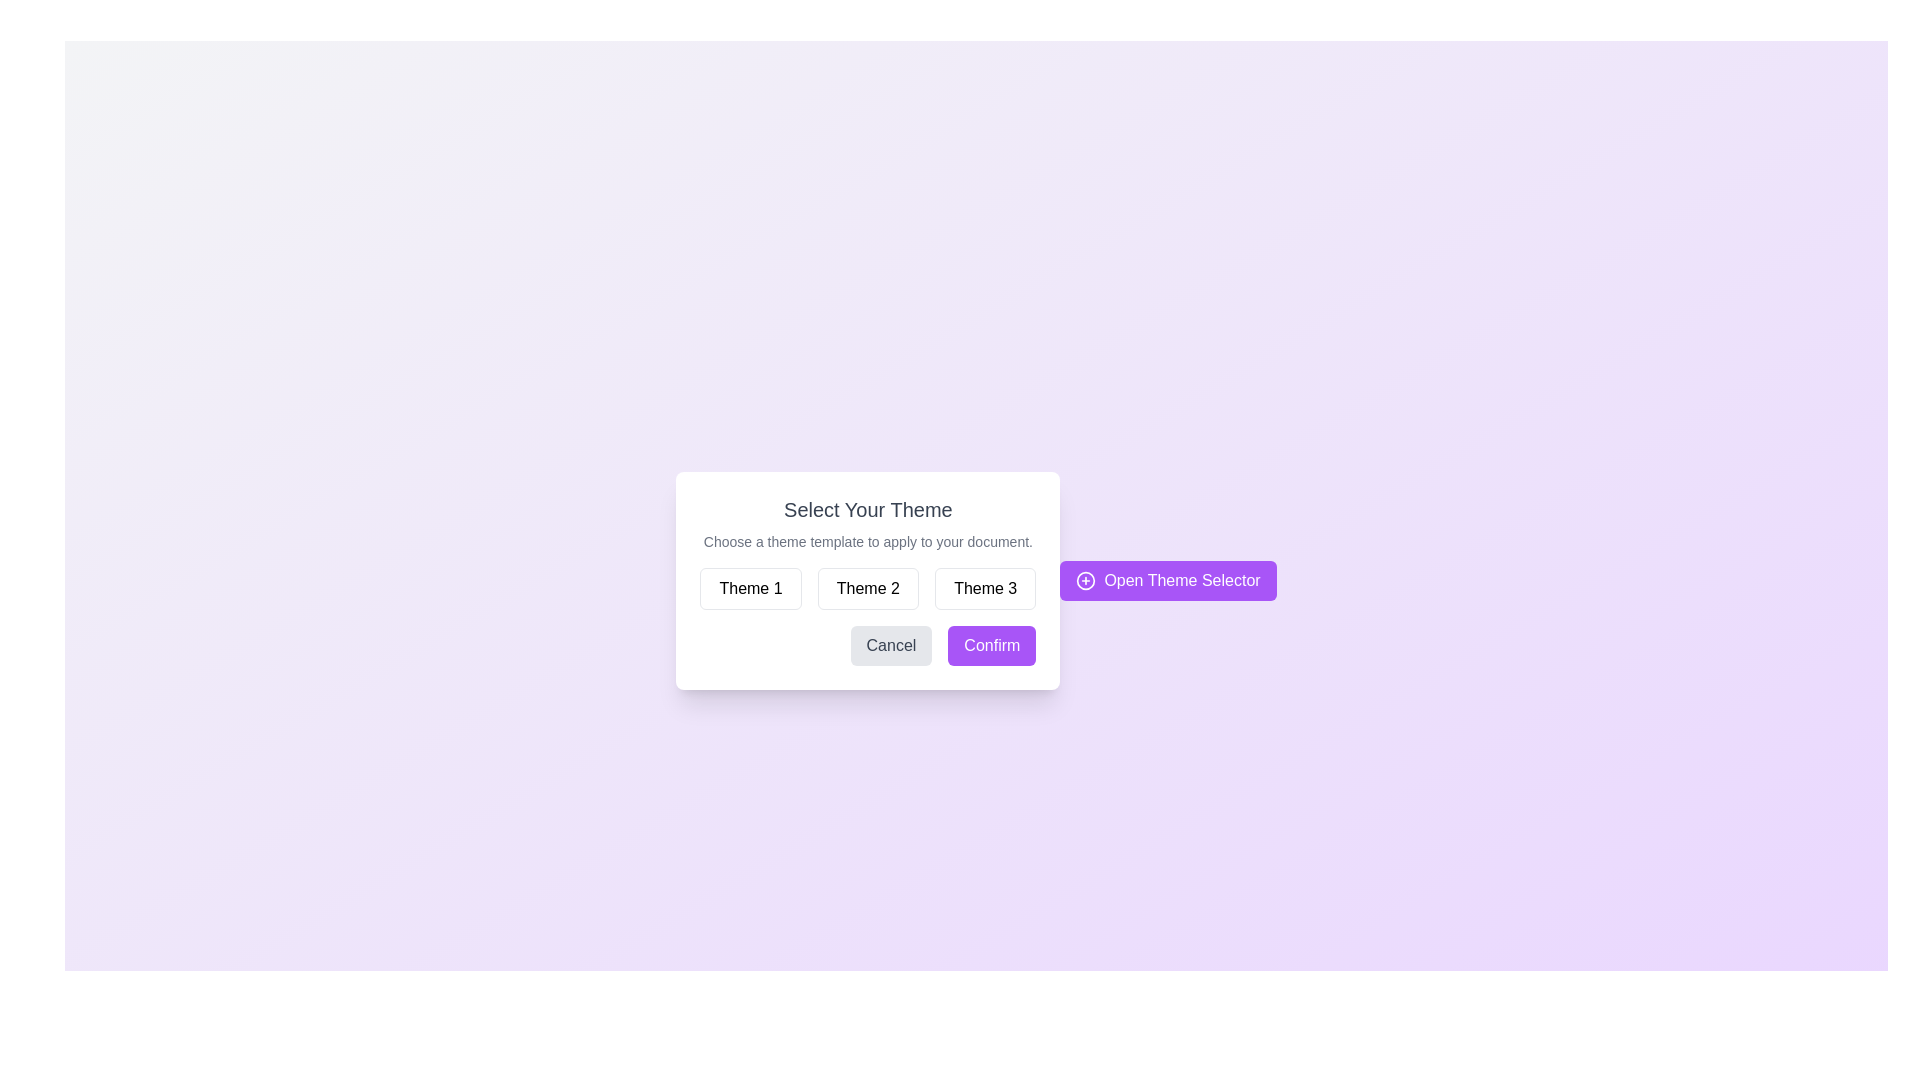 This screenshot has width=1920, height=1080. I want to click on informational static text located below the title 'Select Your Theme' in the modal dialog box, so click(868, 542).